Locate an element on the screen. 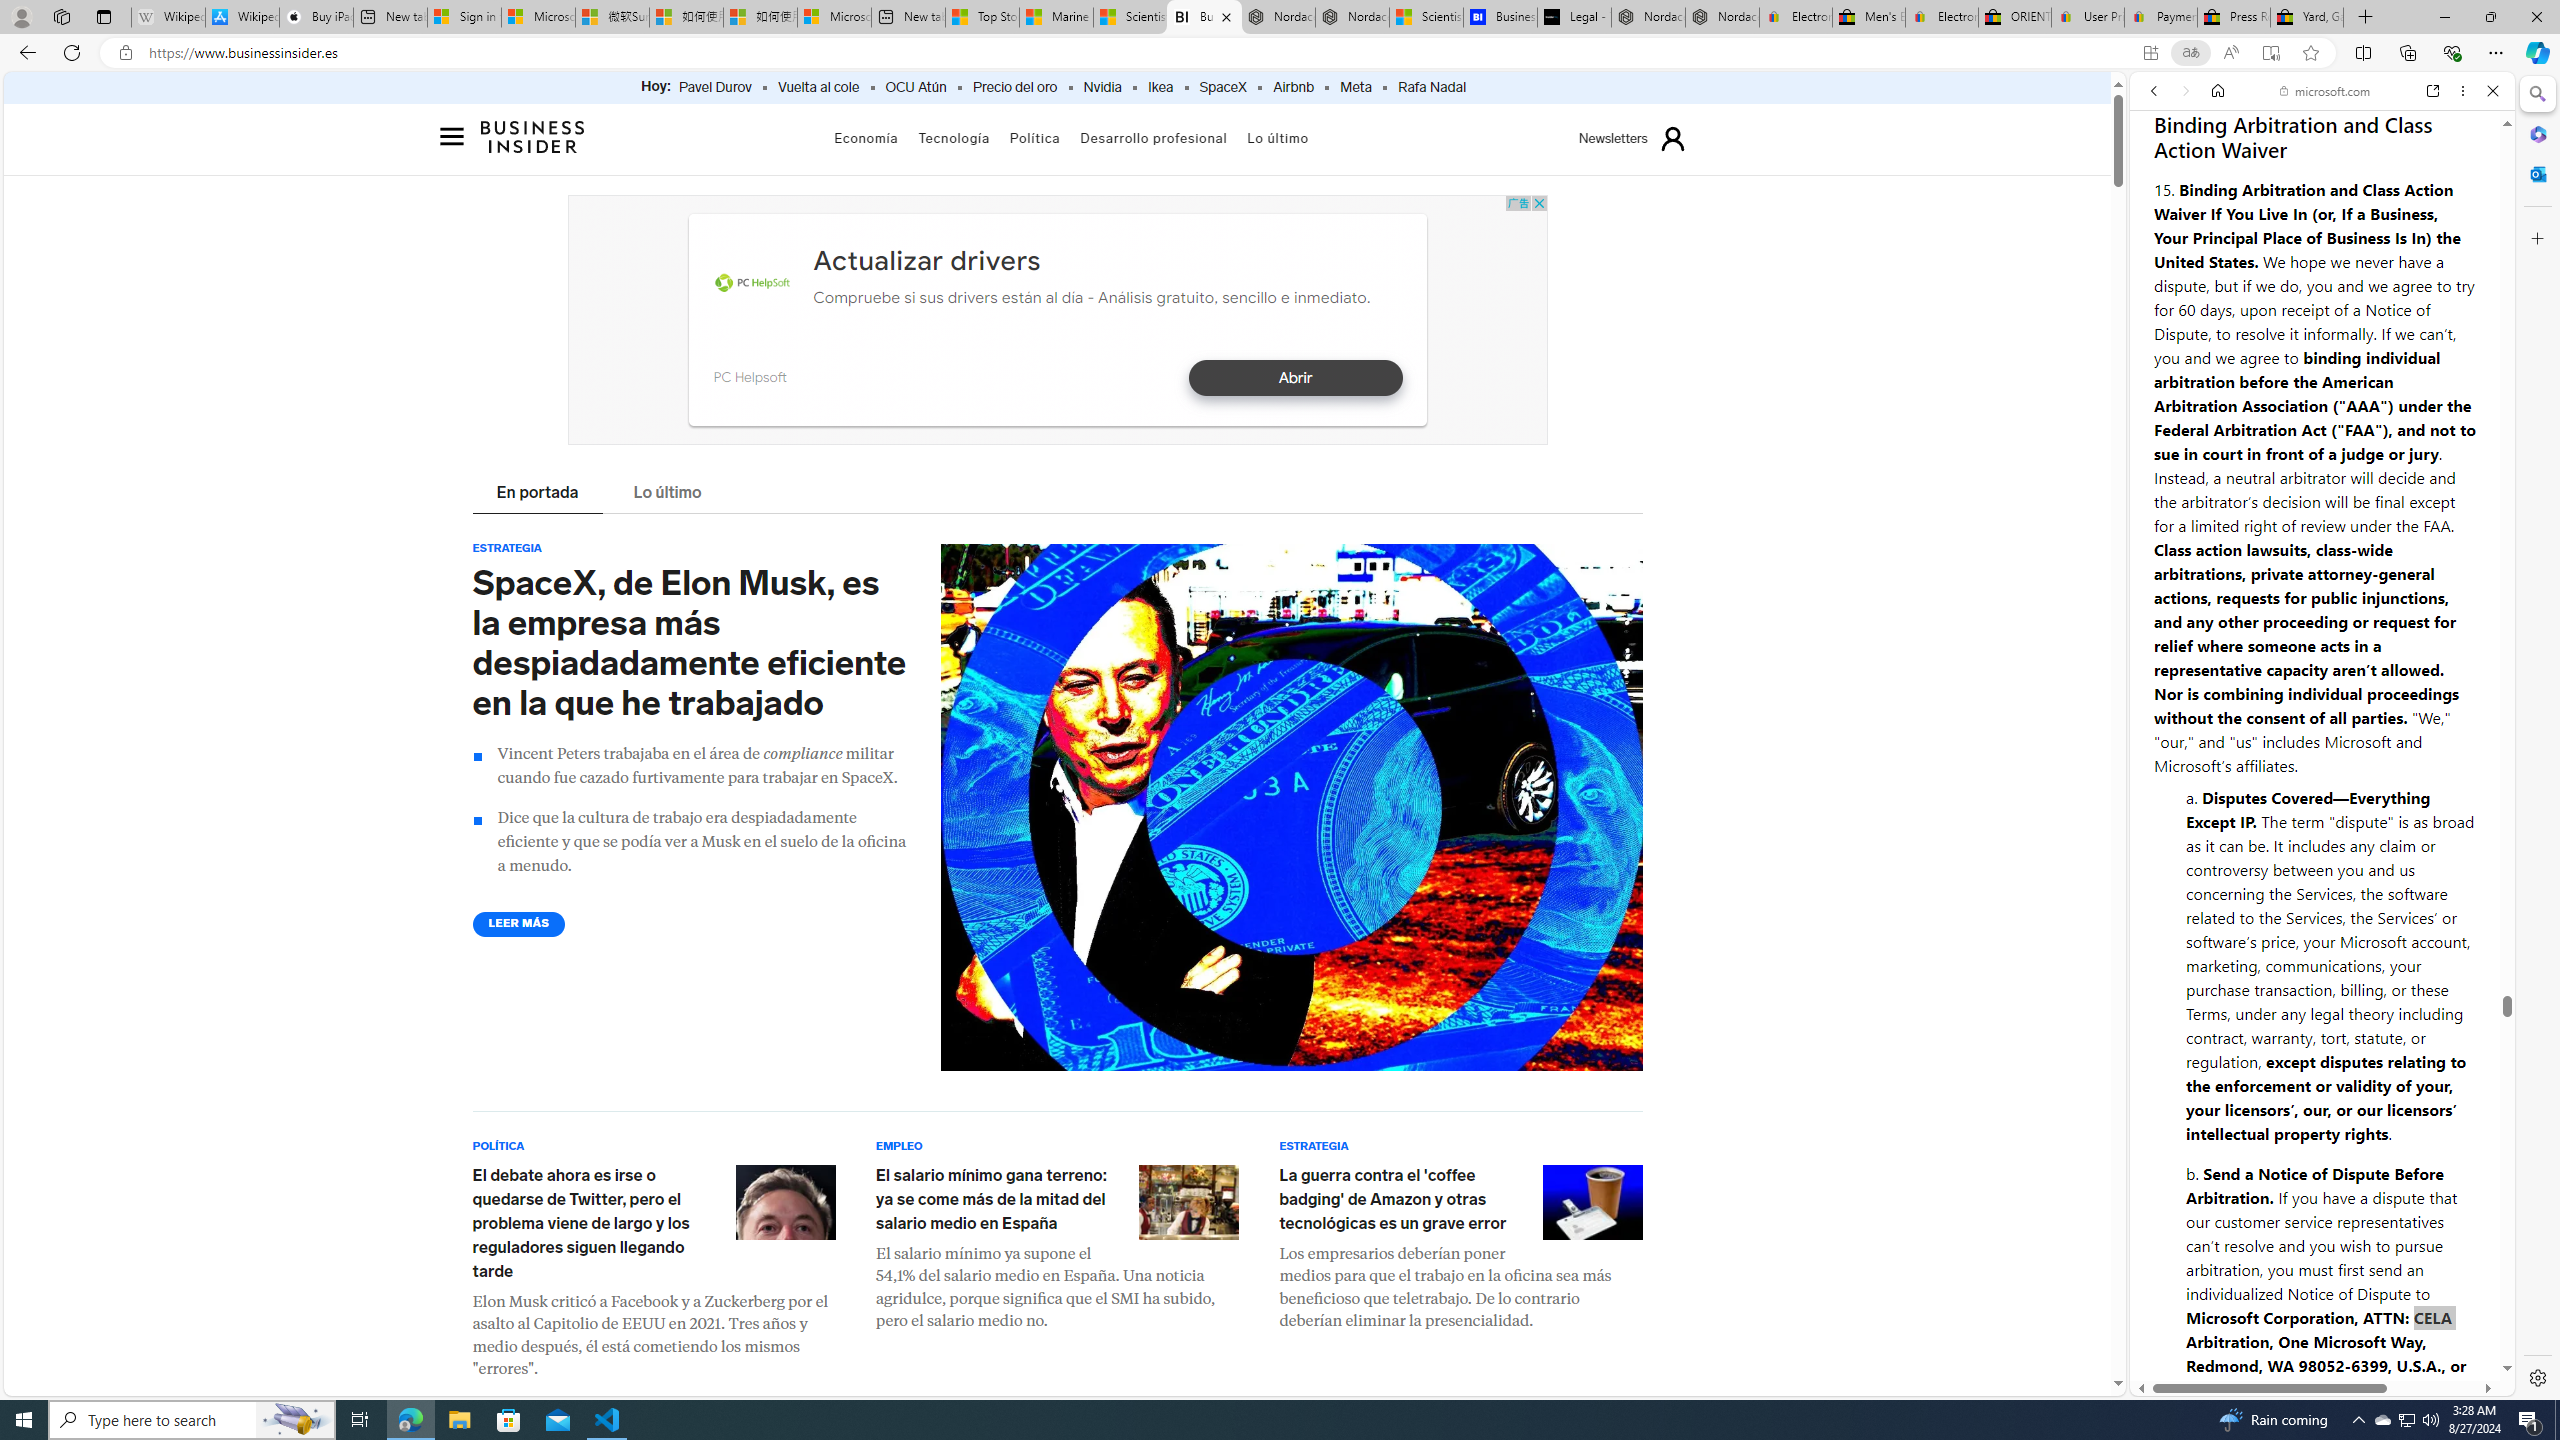 The height and width of the screenshot is (1440, 2560). 'Enter Immersive Reader (F9)' is located at coordinates (2270, 53).